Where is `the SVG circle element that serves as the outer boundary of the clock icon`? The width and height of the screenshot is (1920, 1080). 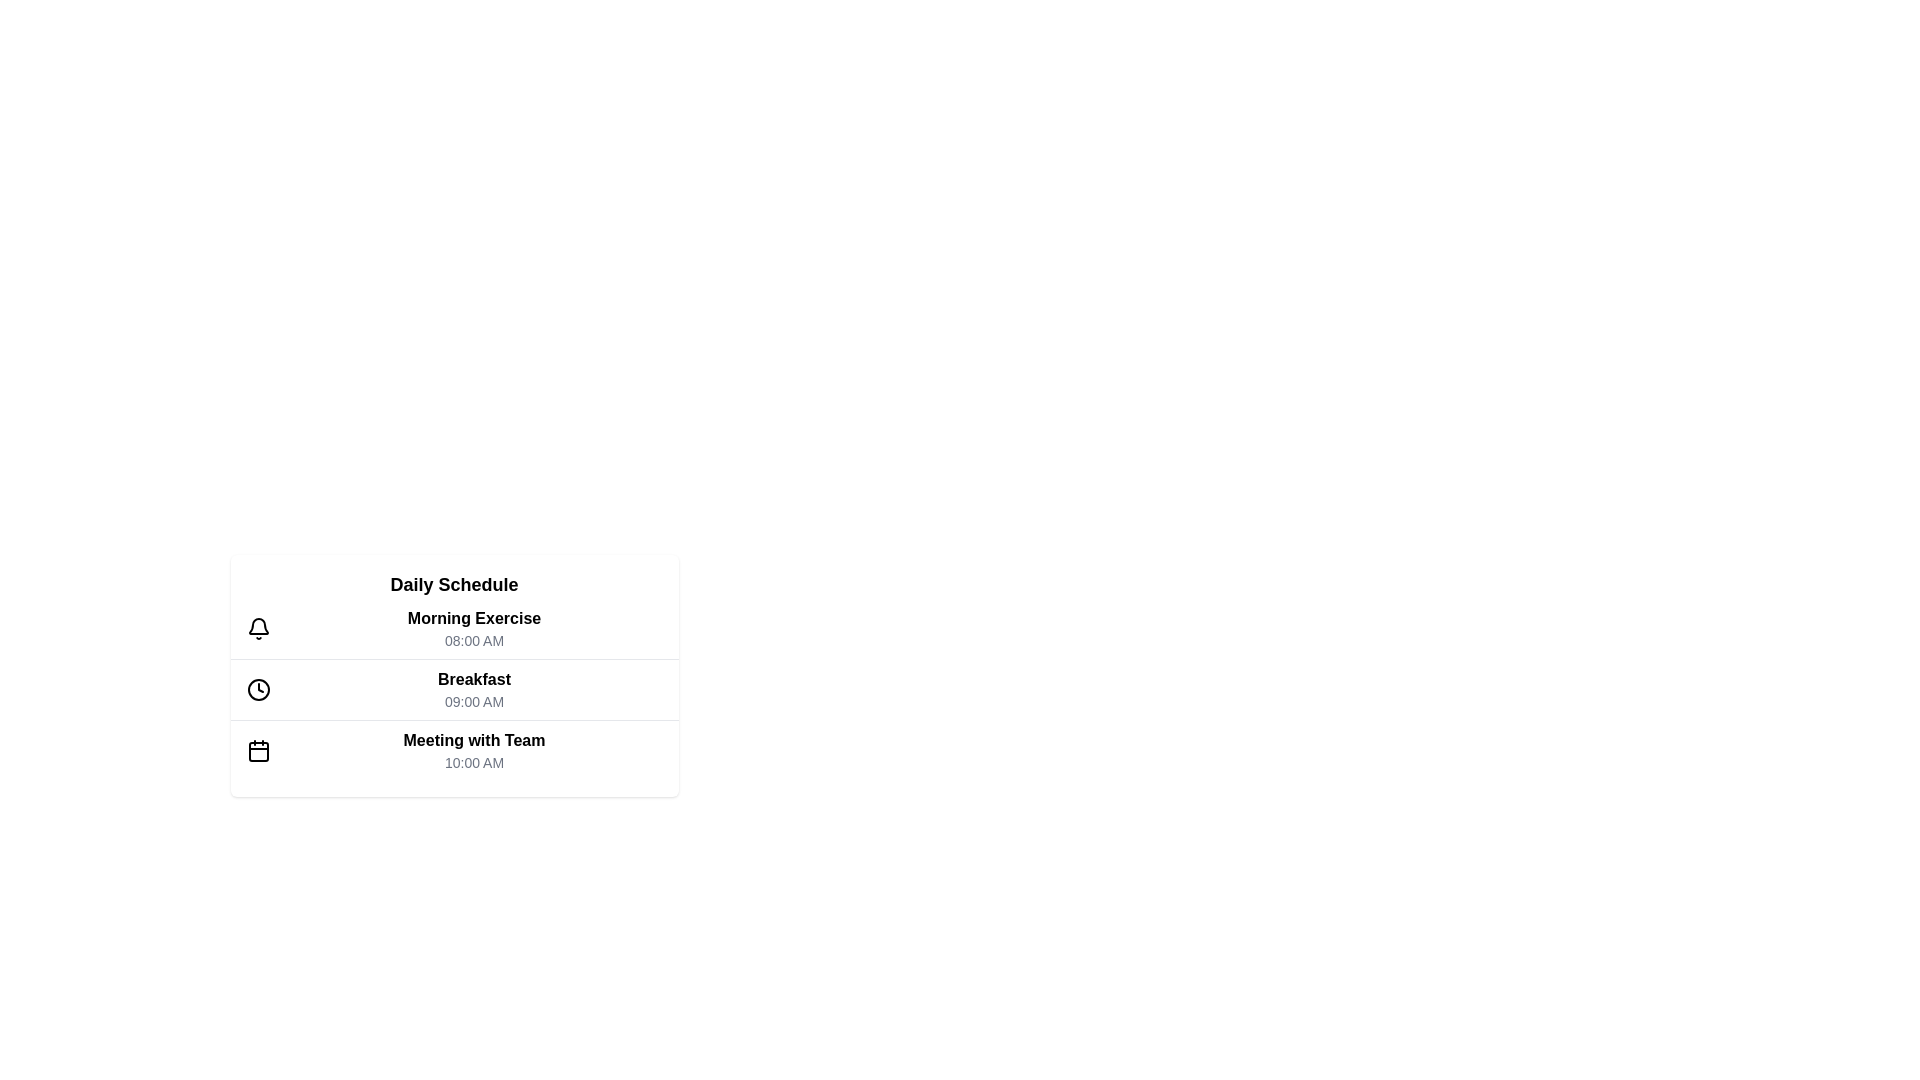
the SVG circle element that serves as the outer boundary of the clock icon is located at coordinates (257, 689).